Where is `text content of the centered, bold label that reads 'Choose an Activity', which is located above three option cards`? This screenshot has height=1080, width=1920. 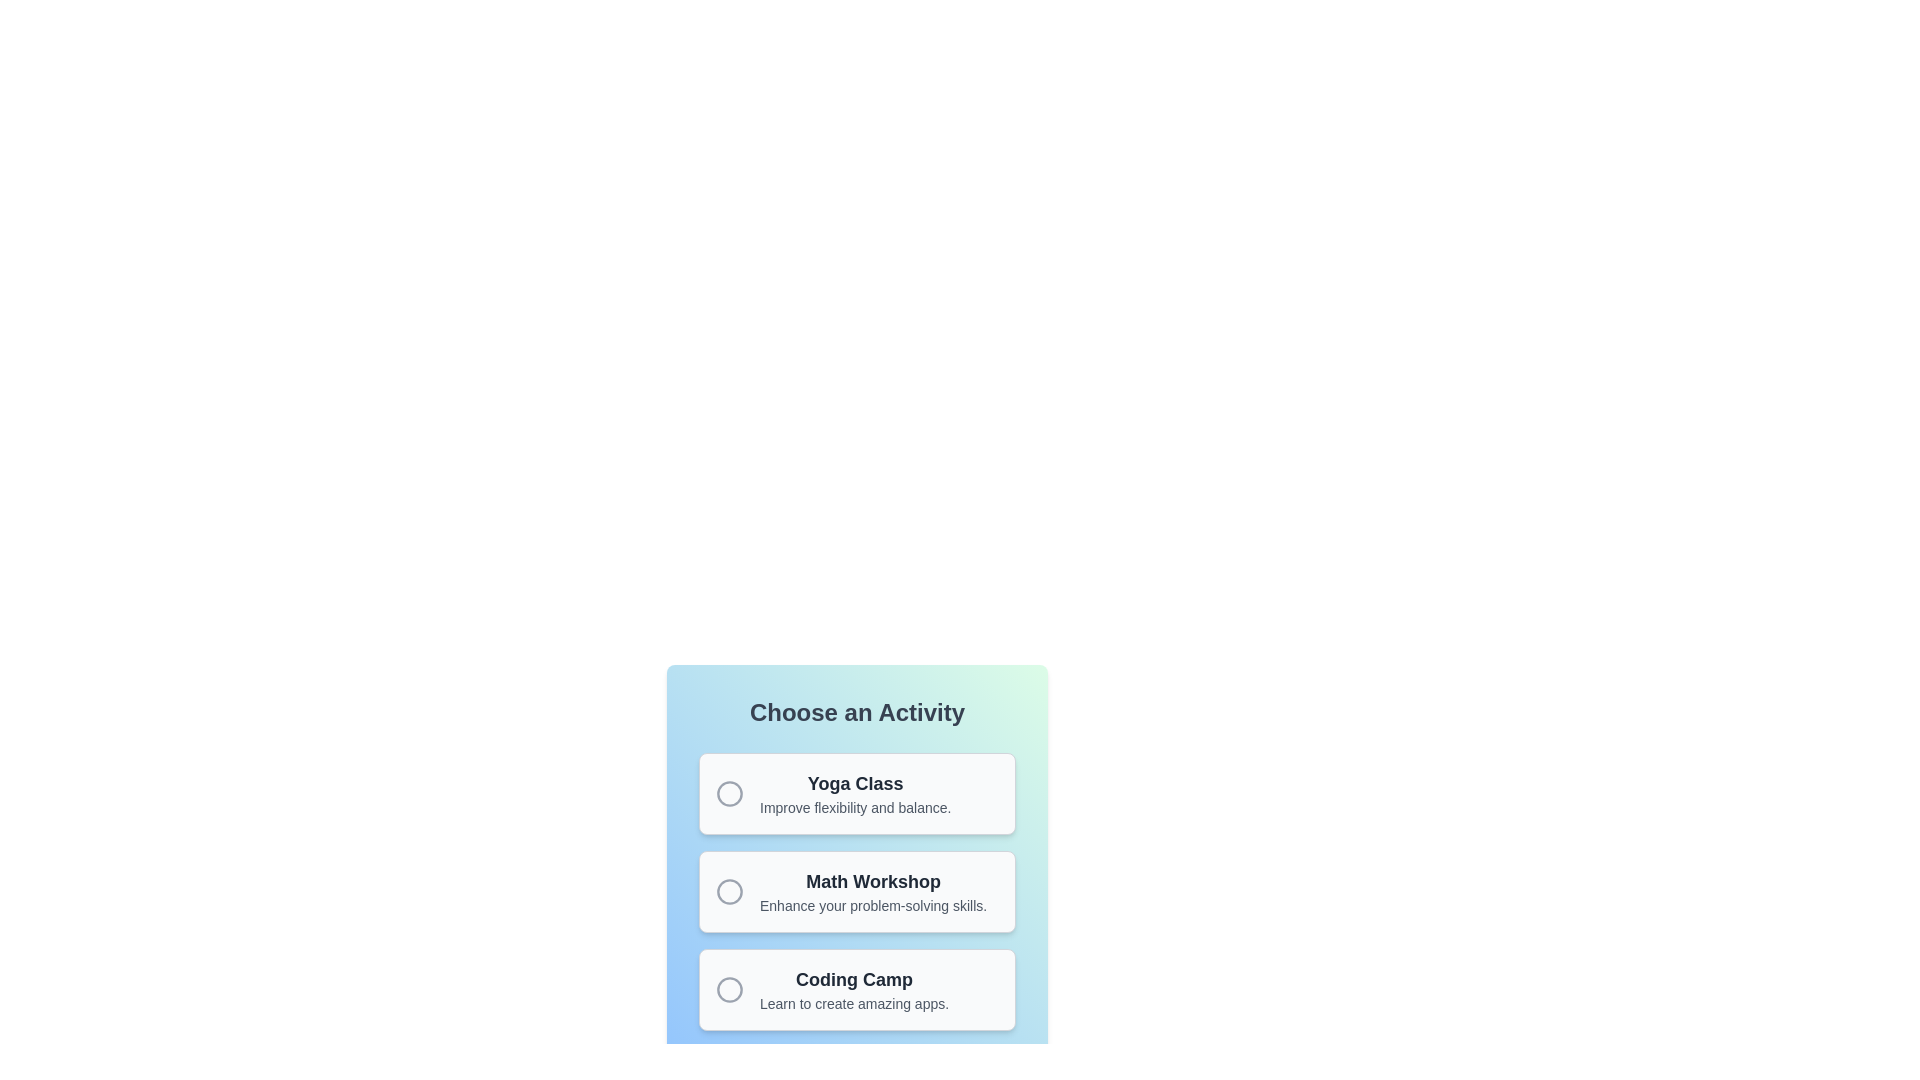
text content of the centered, bold label that reads 'Choose an Activity', which is located above three option cards is located at coordinates (857, 712).